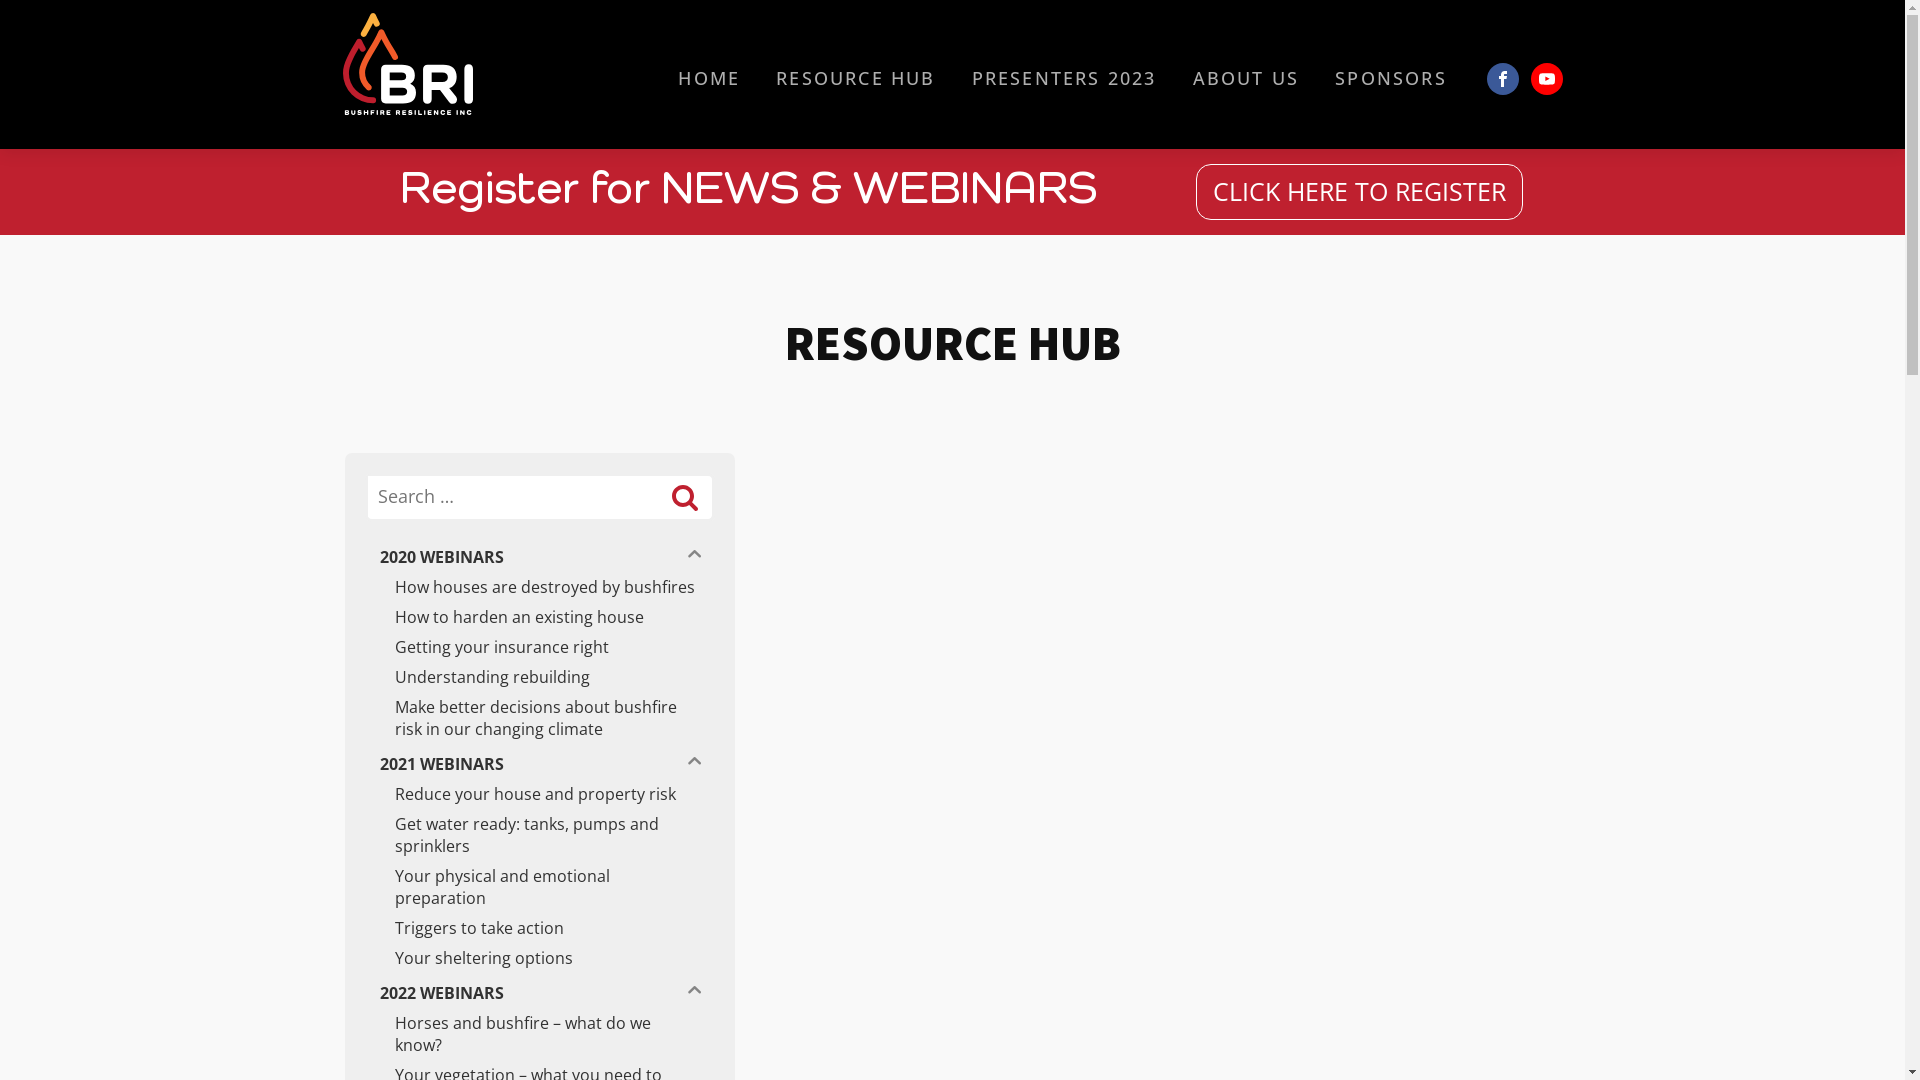 The image size is (1920, 1080). I want to click on 'How to harden an existing house', so click(538, 616).